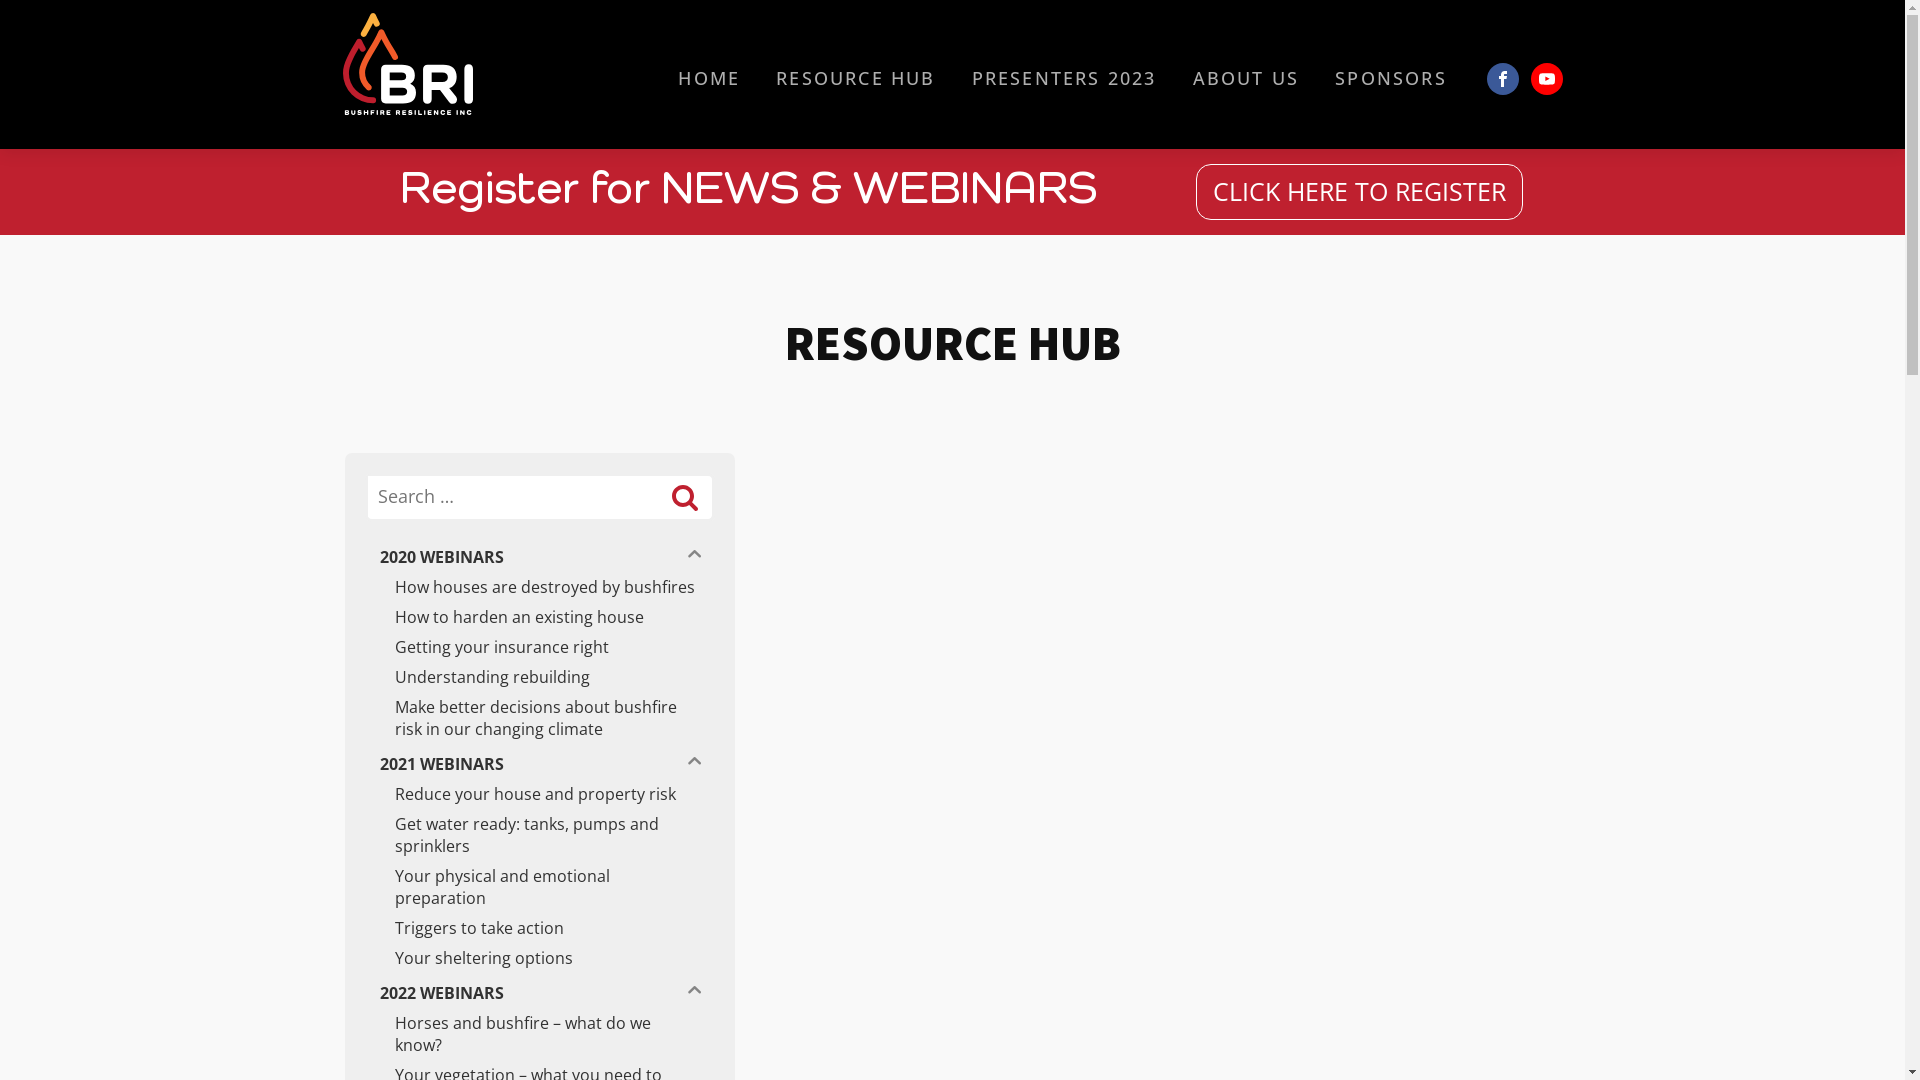 The image size is (1920, 1080). I want to click on 'How to harden an existing house', so click(538, 616).